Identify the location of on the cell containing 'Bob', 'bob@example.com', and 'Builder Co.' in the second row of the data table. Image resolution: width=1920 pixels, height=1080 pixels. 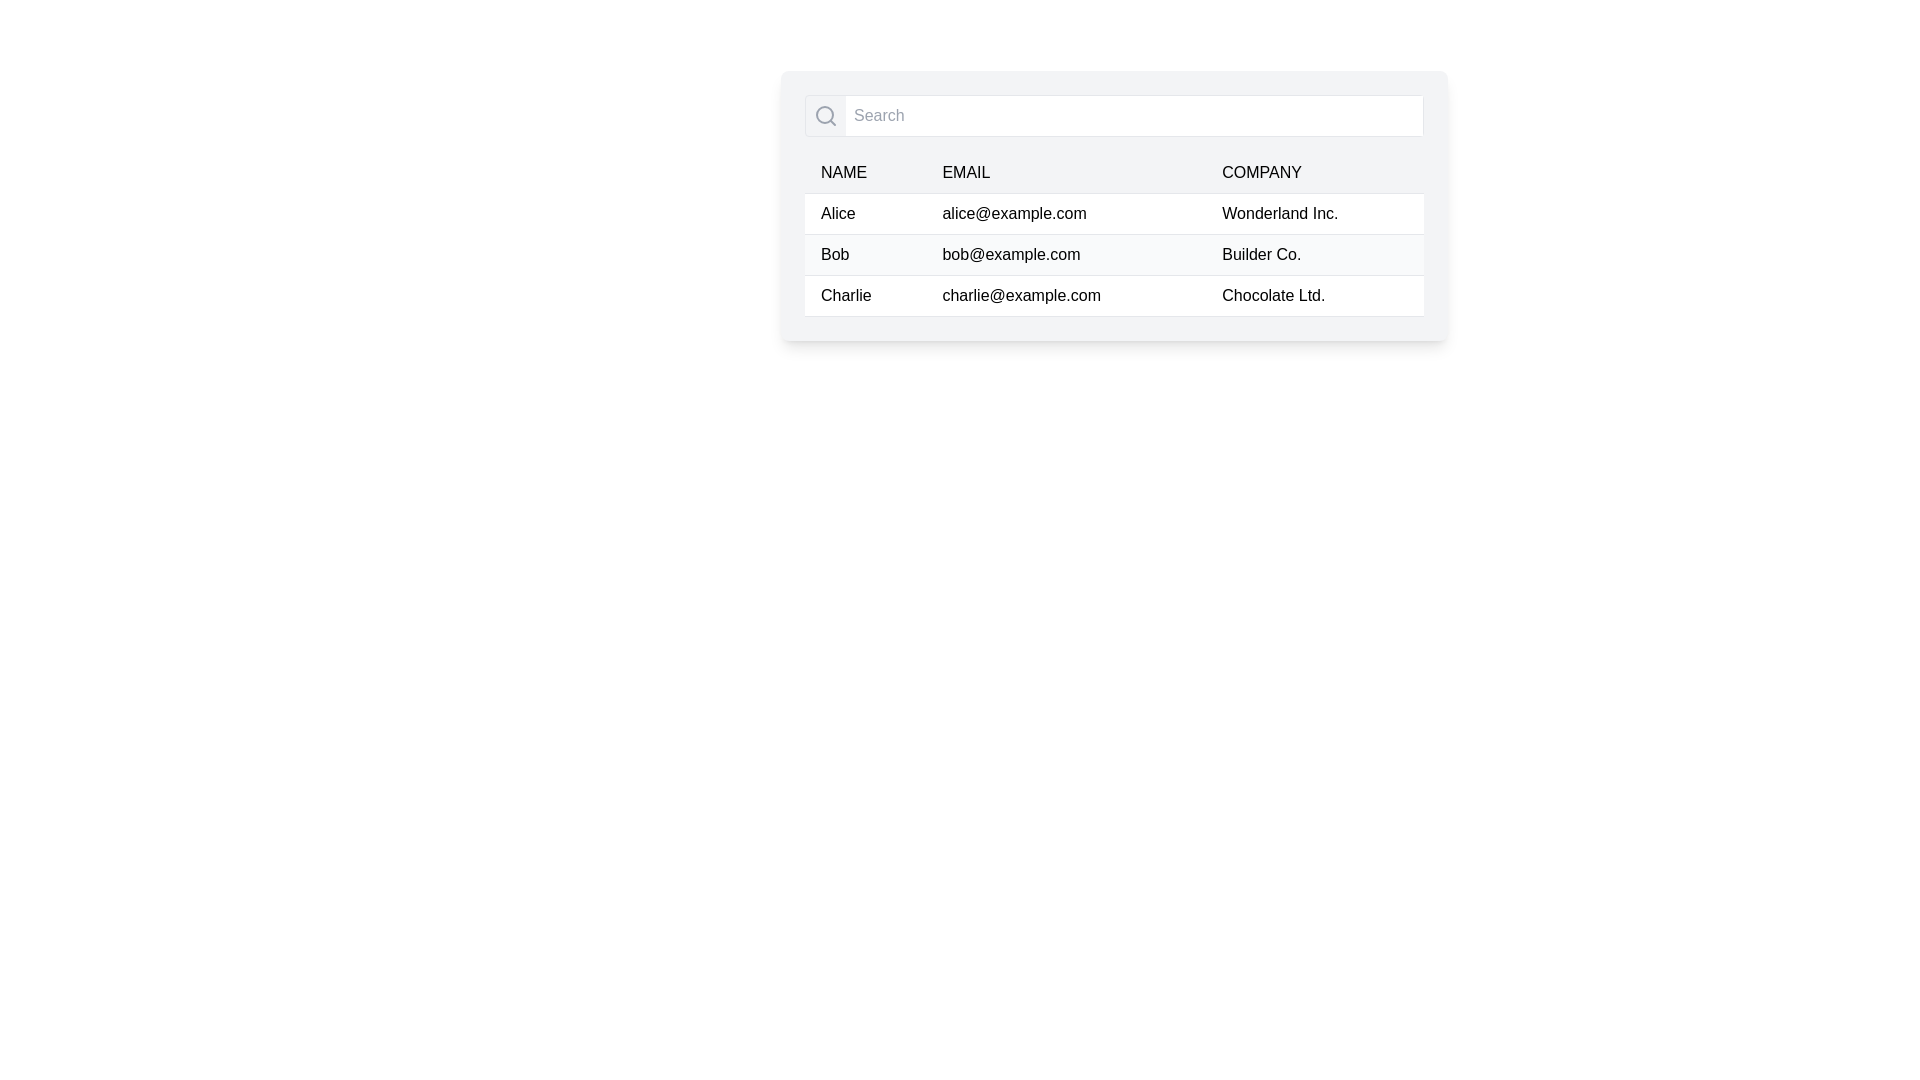
(1113, 253).